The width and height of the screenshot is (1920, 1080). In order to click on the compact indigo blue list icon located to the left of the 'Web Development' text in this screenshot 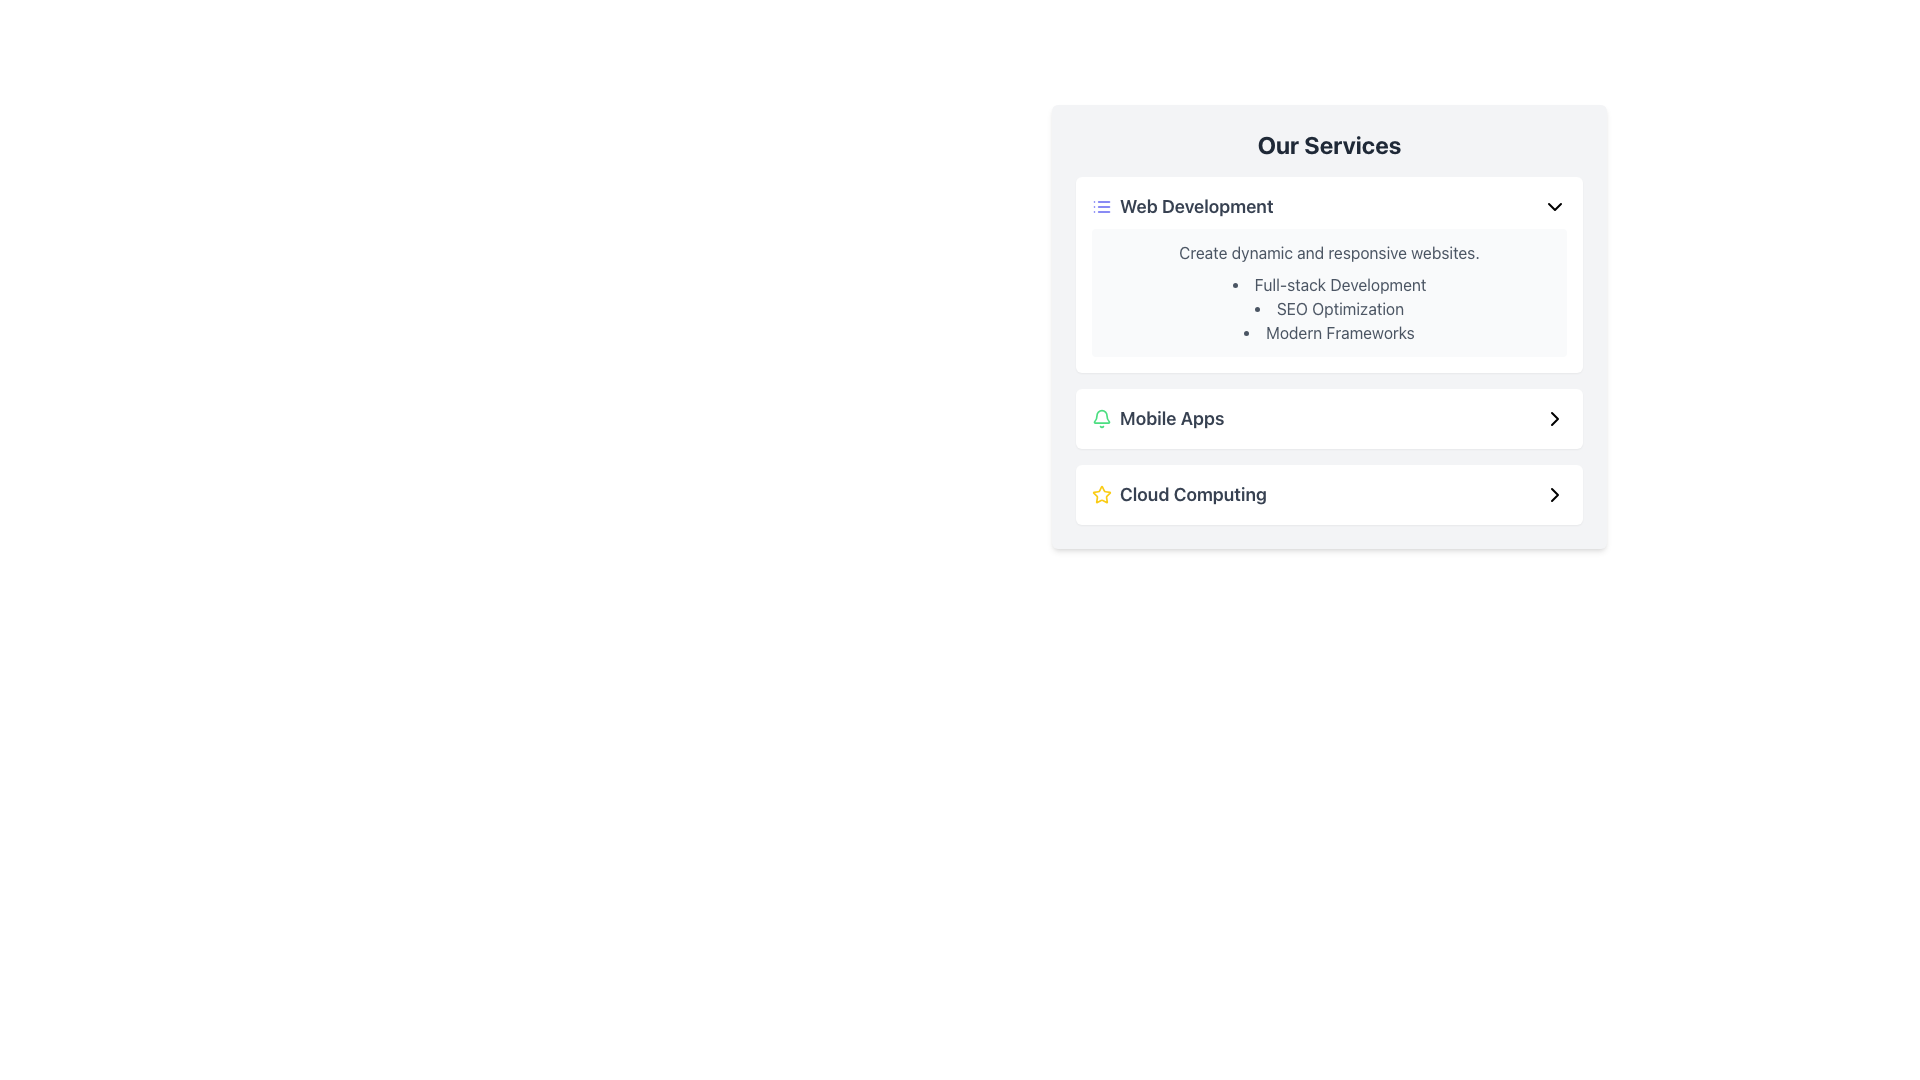, I will do `click(1101, 207)`.